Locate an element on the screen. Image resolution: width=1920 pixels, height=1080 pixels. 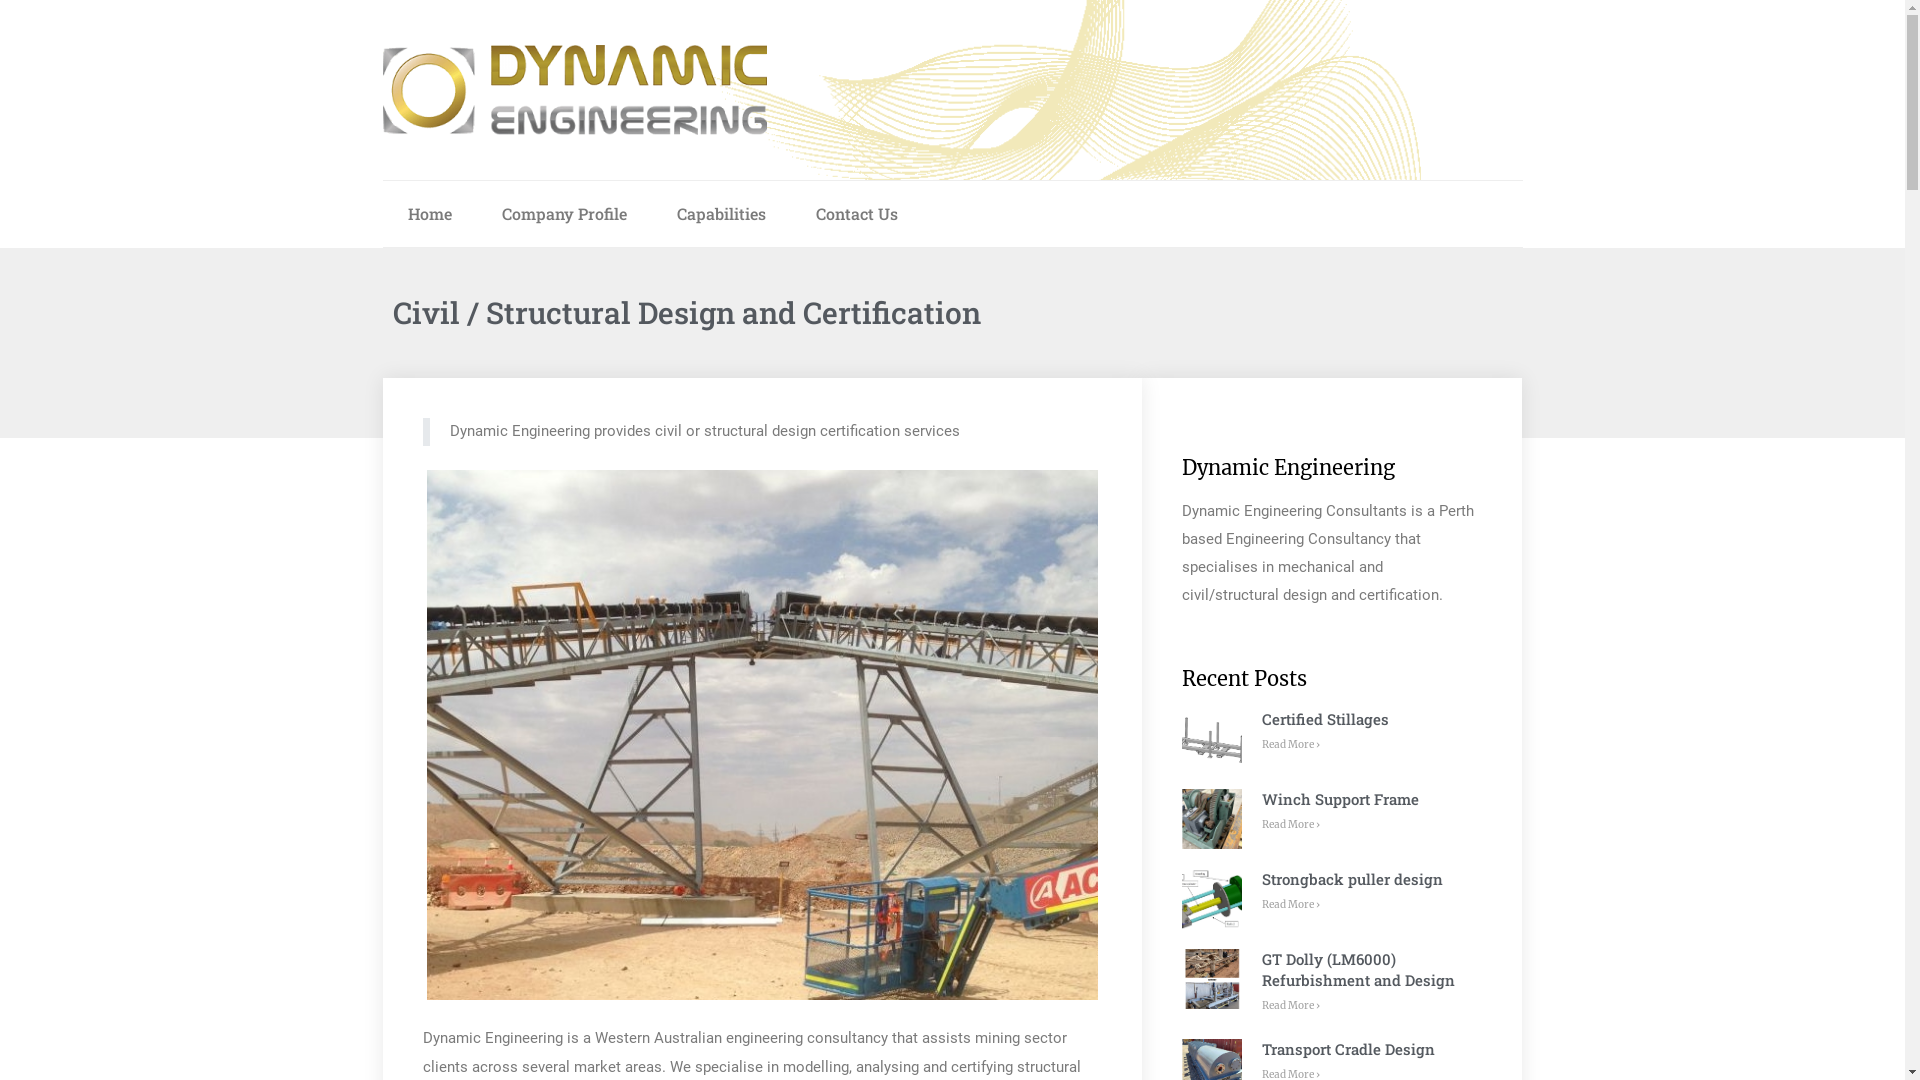
'Contact Us' is located at coordinates (789, 213).